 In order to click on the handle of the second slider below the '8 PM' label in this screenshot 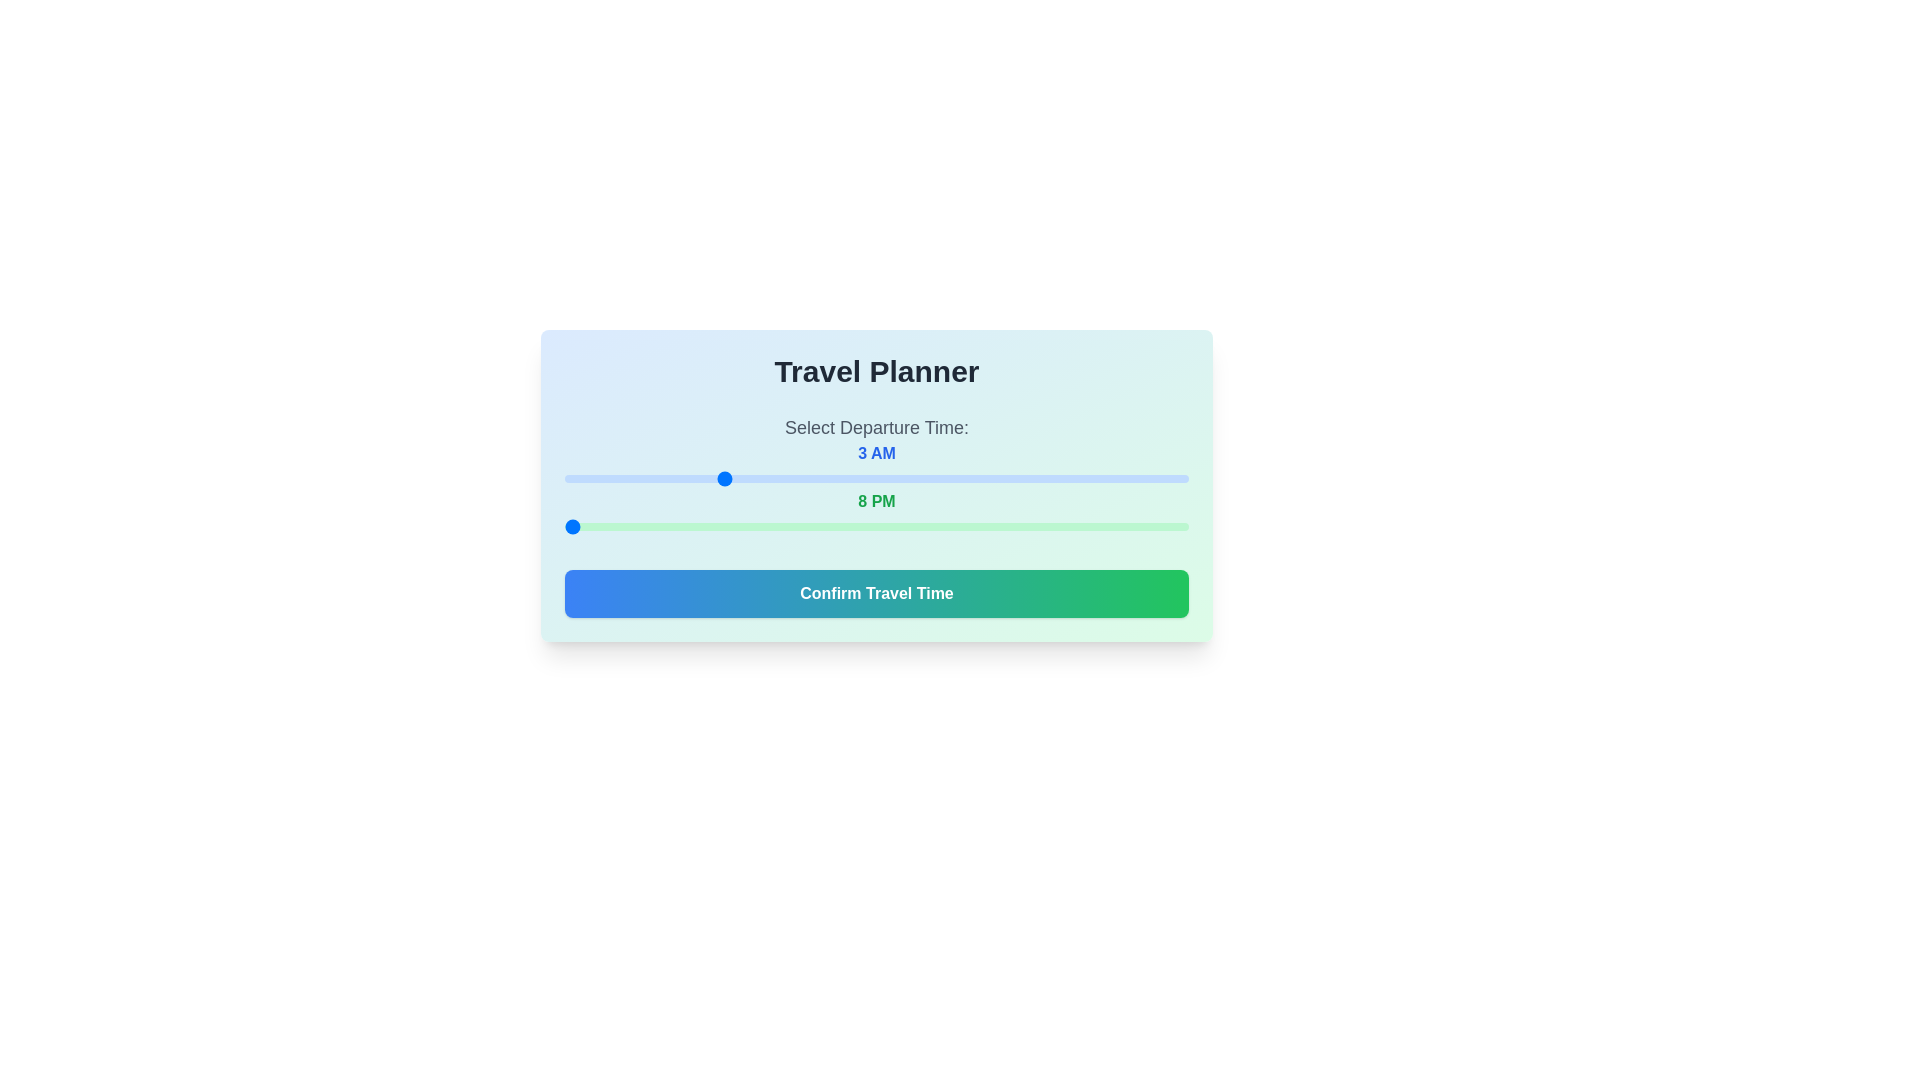, I will do `click(877, 526)`.